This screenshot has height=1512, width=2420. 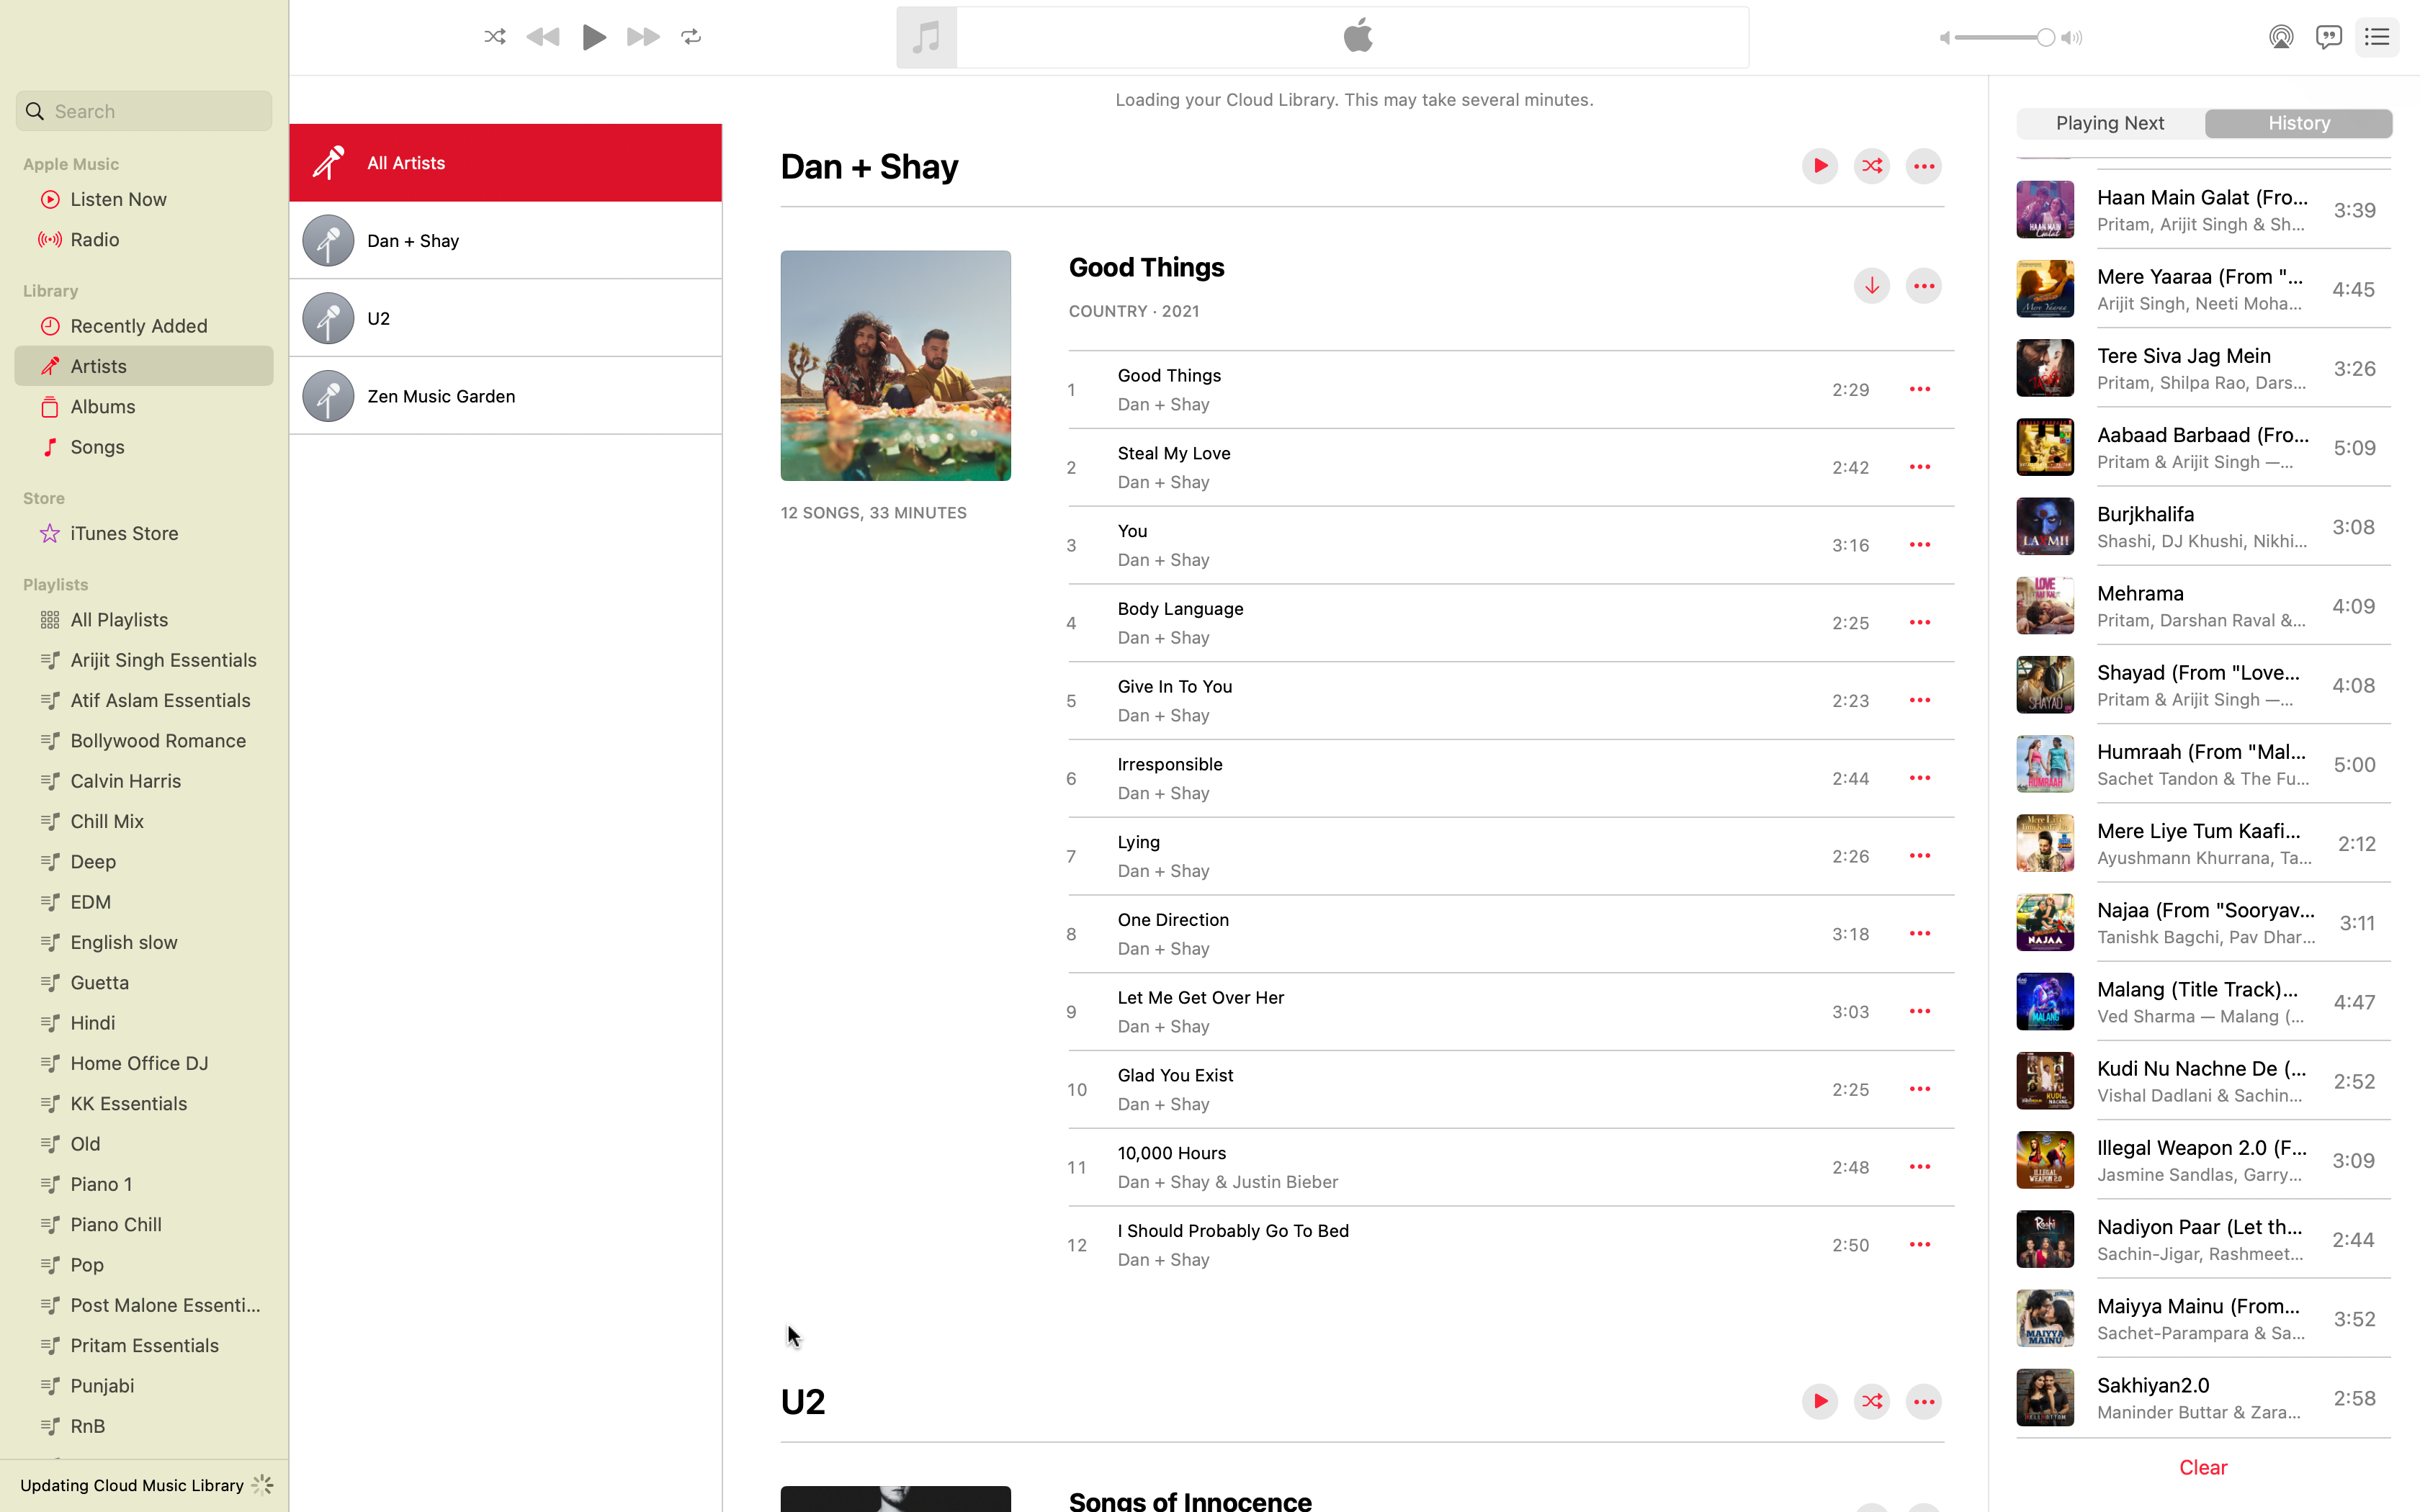 What do you see at coordinates (2205, 287) in the screenshot?
I see `Start the track "Mere Yaara"` at bounding box center [2205, 287].